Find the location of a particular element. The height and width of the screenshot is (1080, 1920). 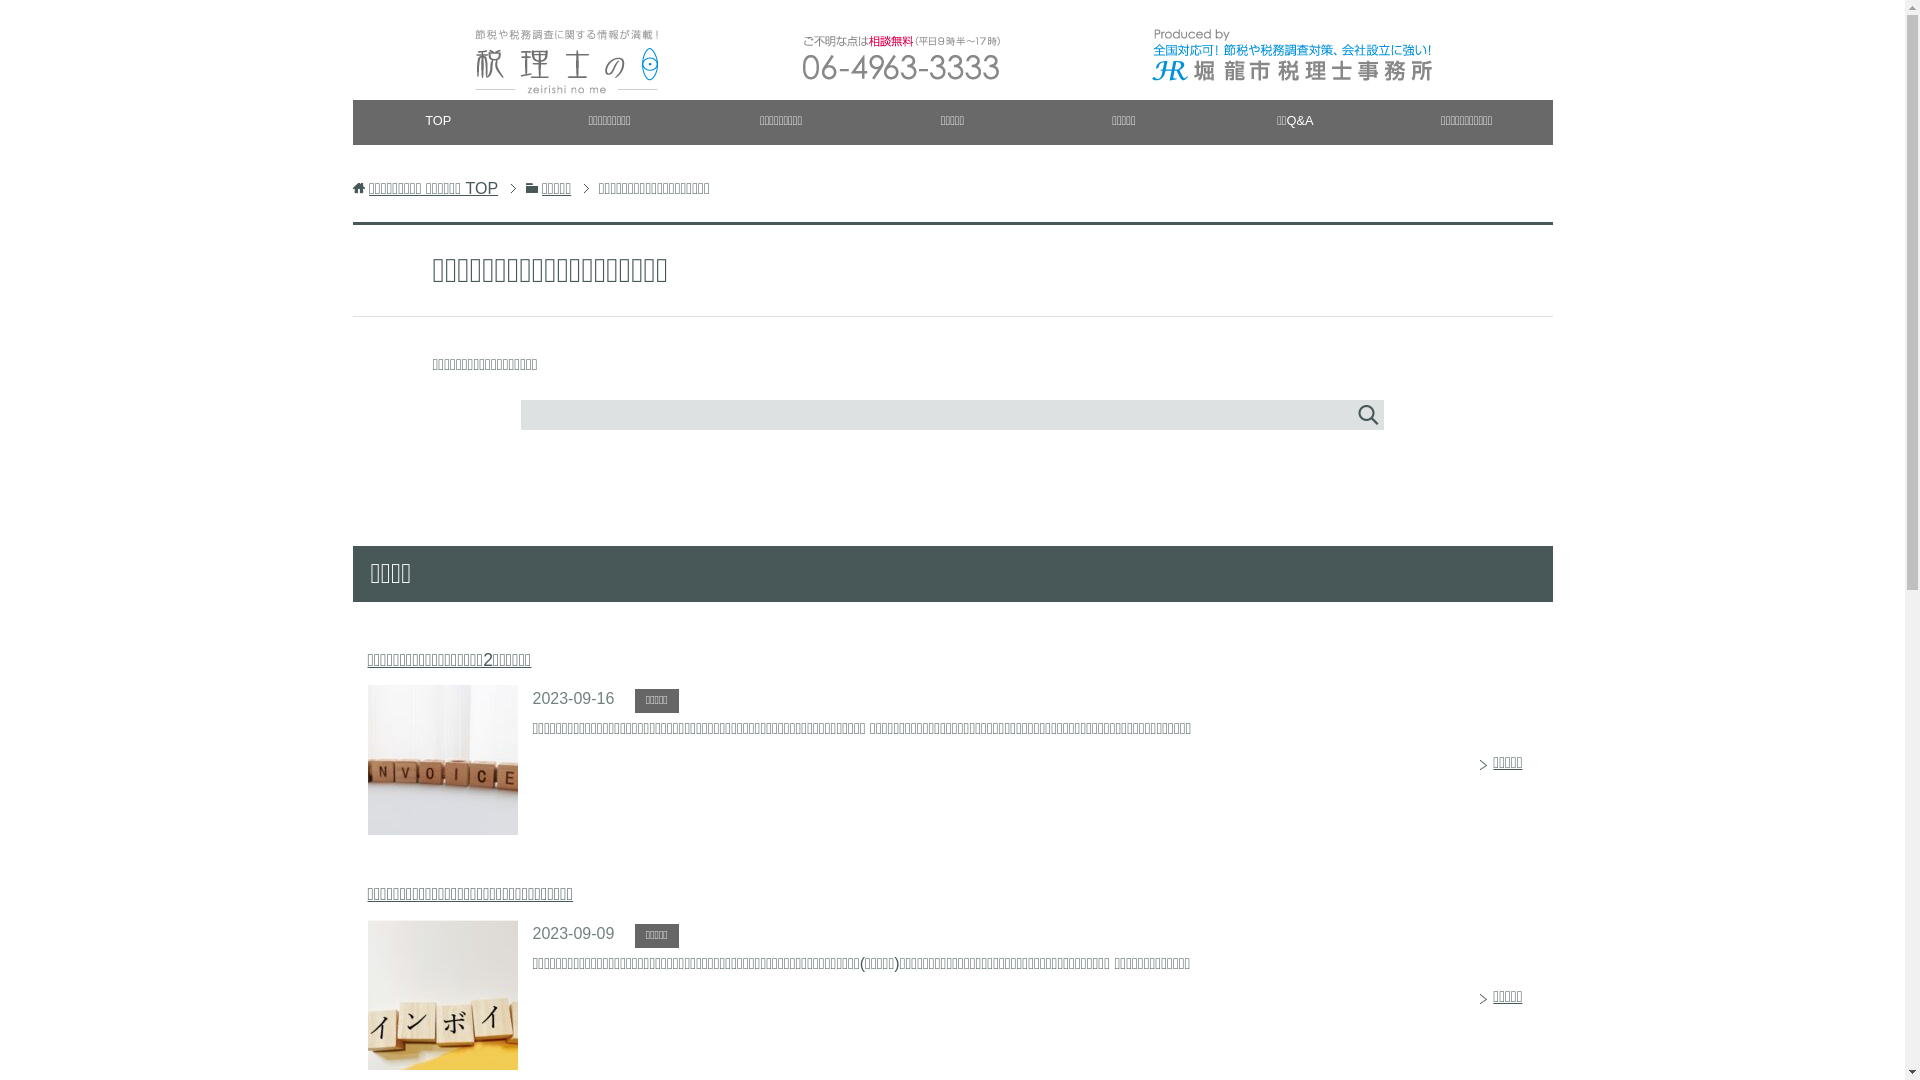

'TOP' is located at coordinates (351, 122).